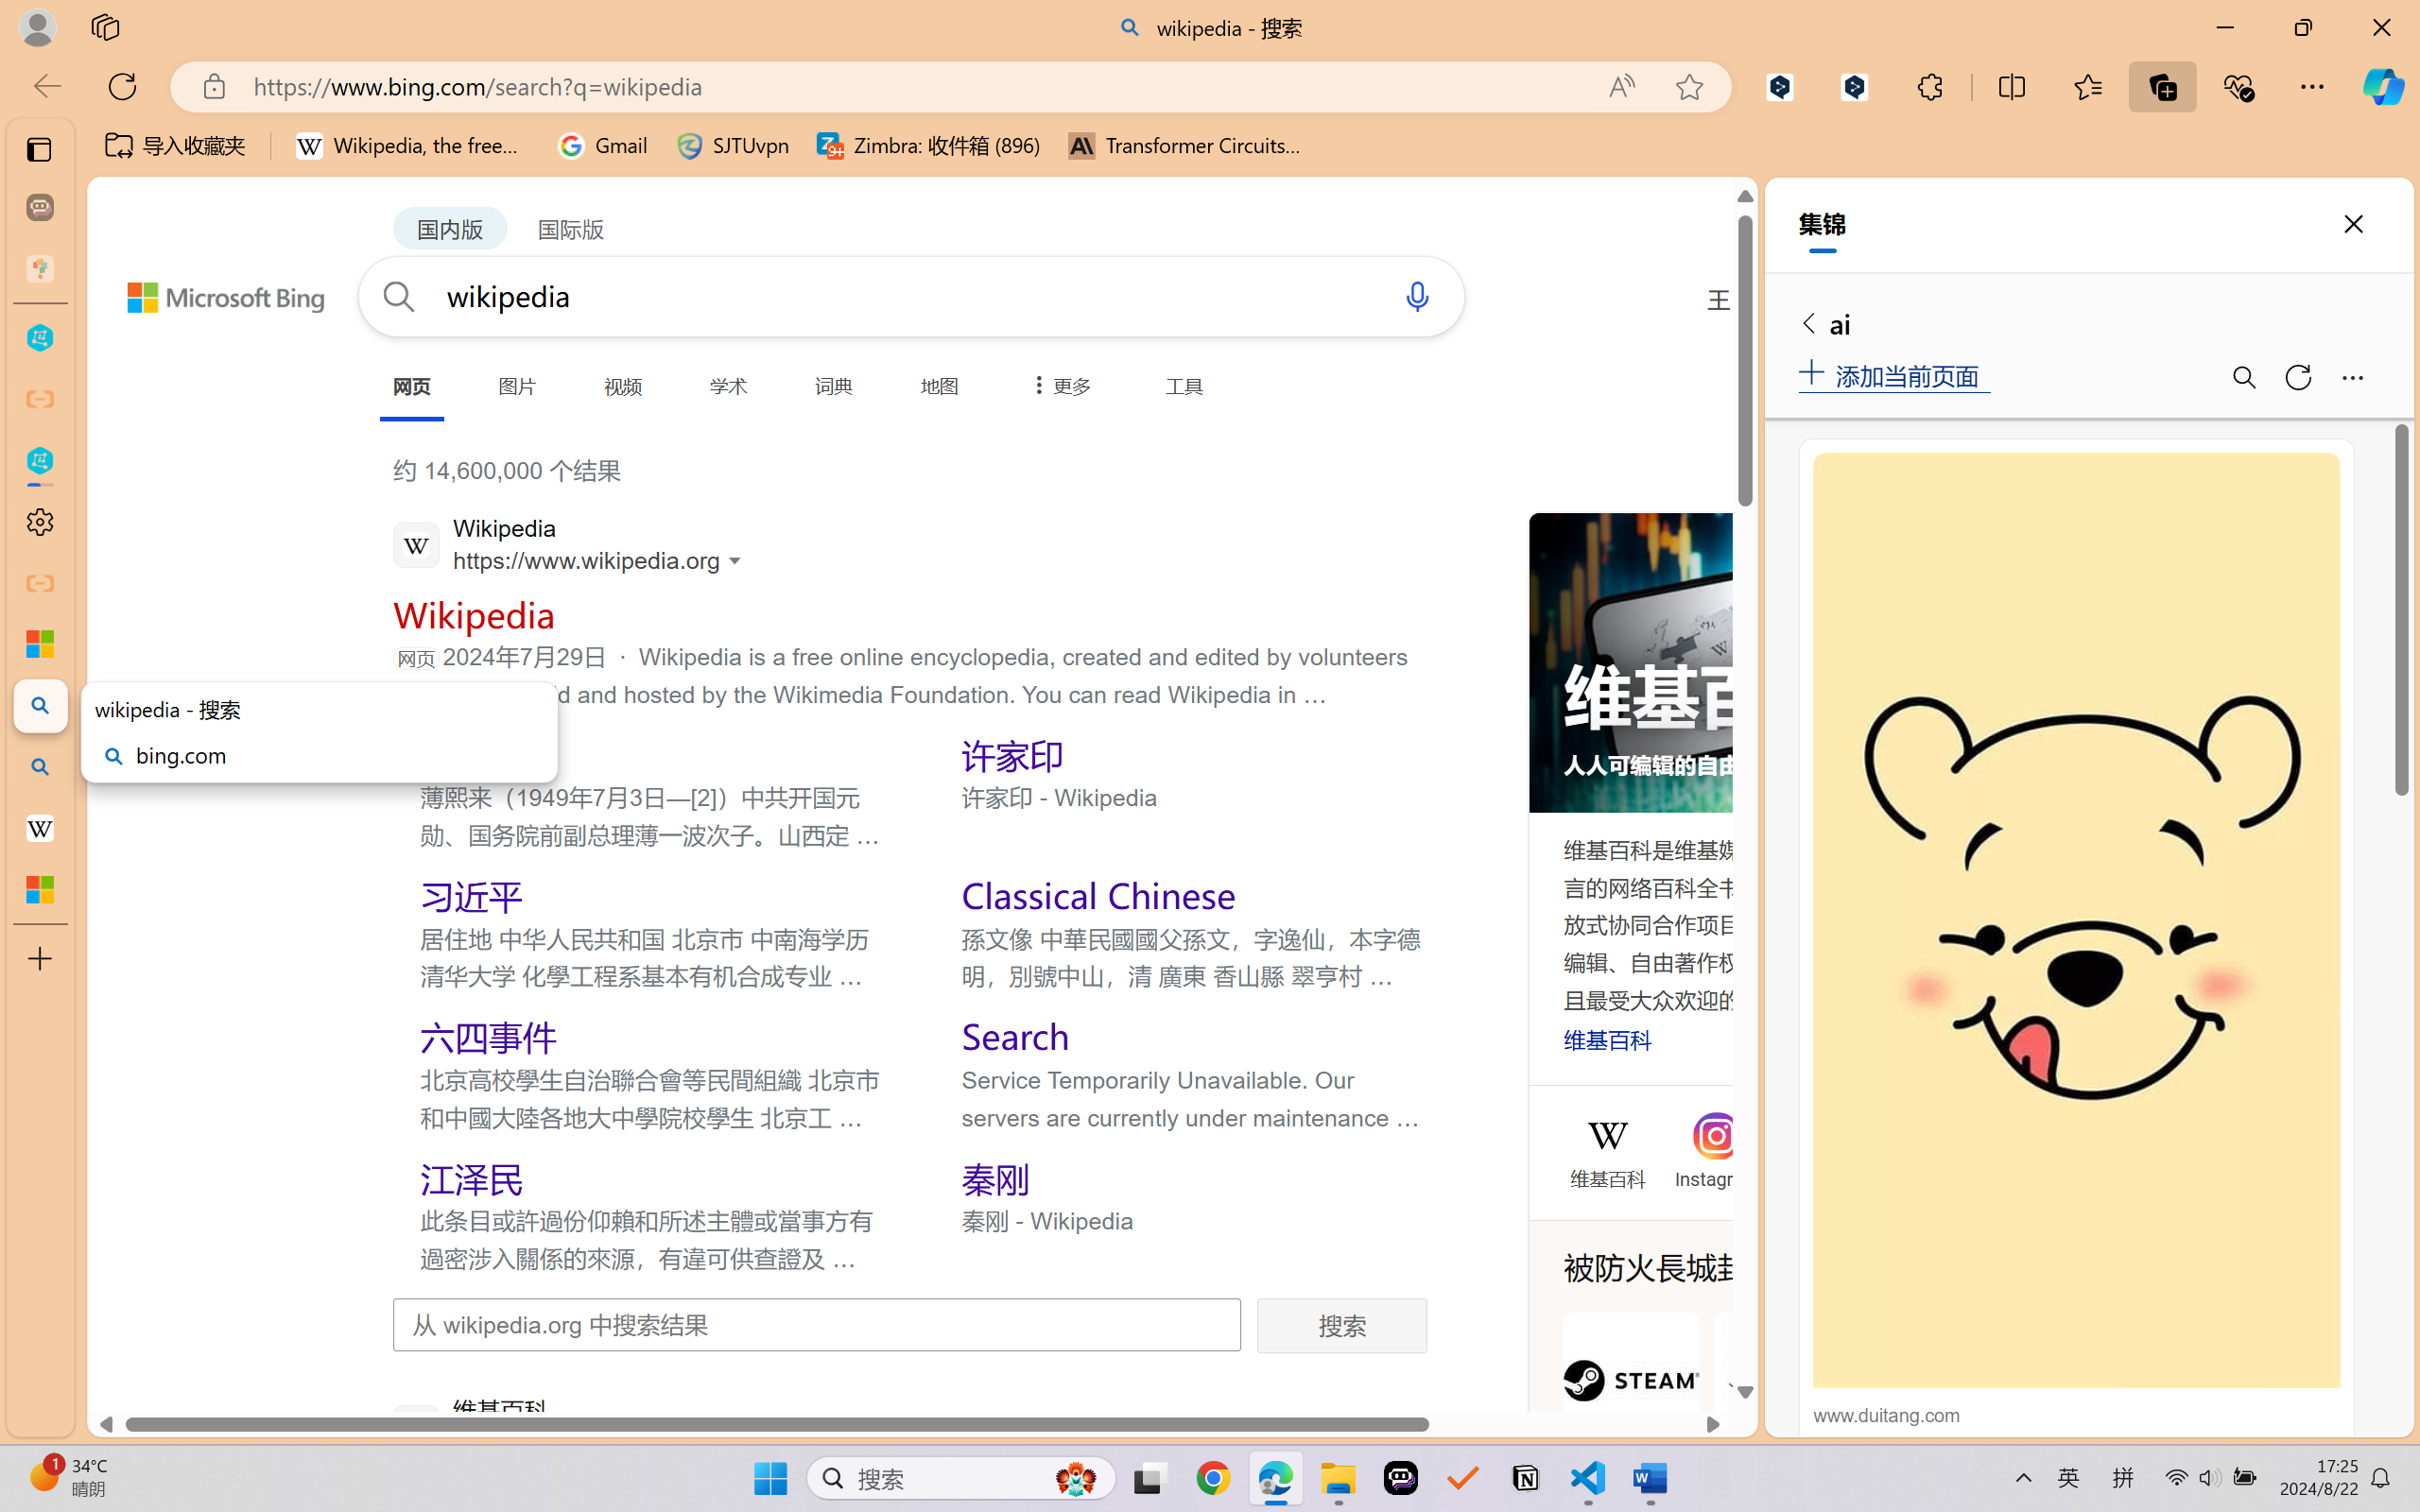 The width and height of the screenshot is (2420, 1512). I want to click on 'Steam', so click(1630, 1401).